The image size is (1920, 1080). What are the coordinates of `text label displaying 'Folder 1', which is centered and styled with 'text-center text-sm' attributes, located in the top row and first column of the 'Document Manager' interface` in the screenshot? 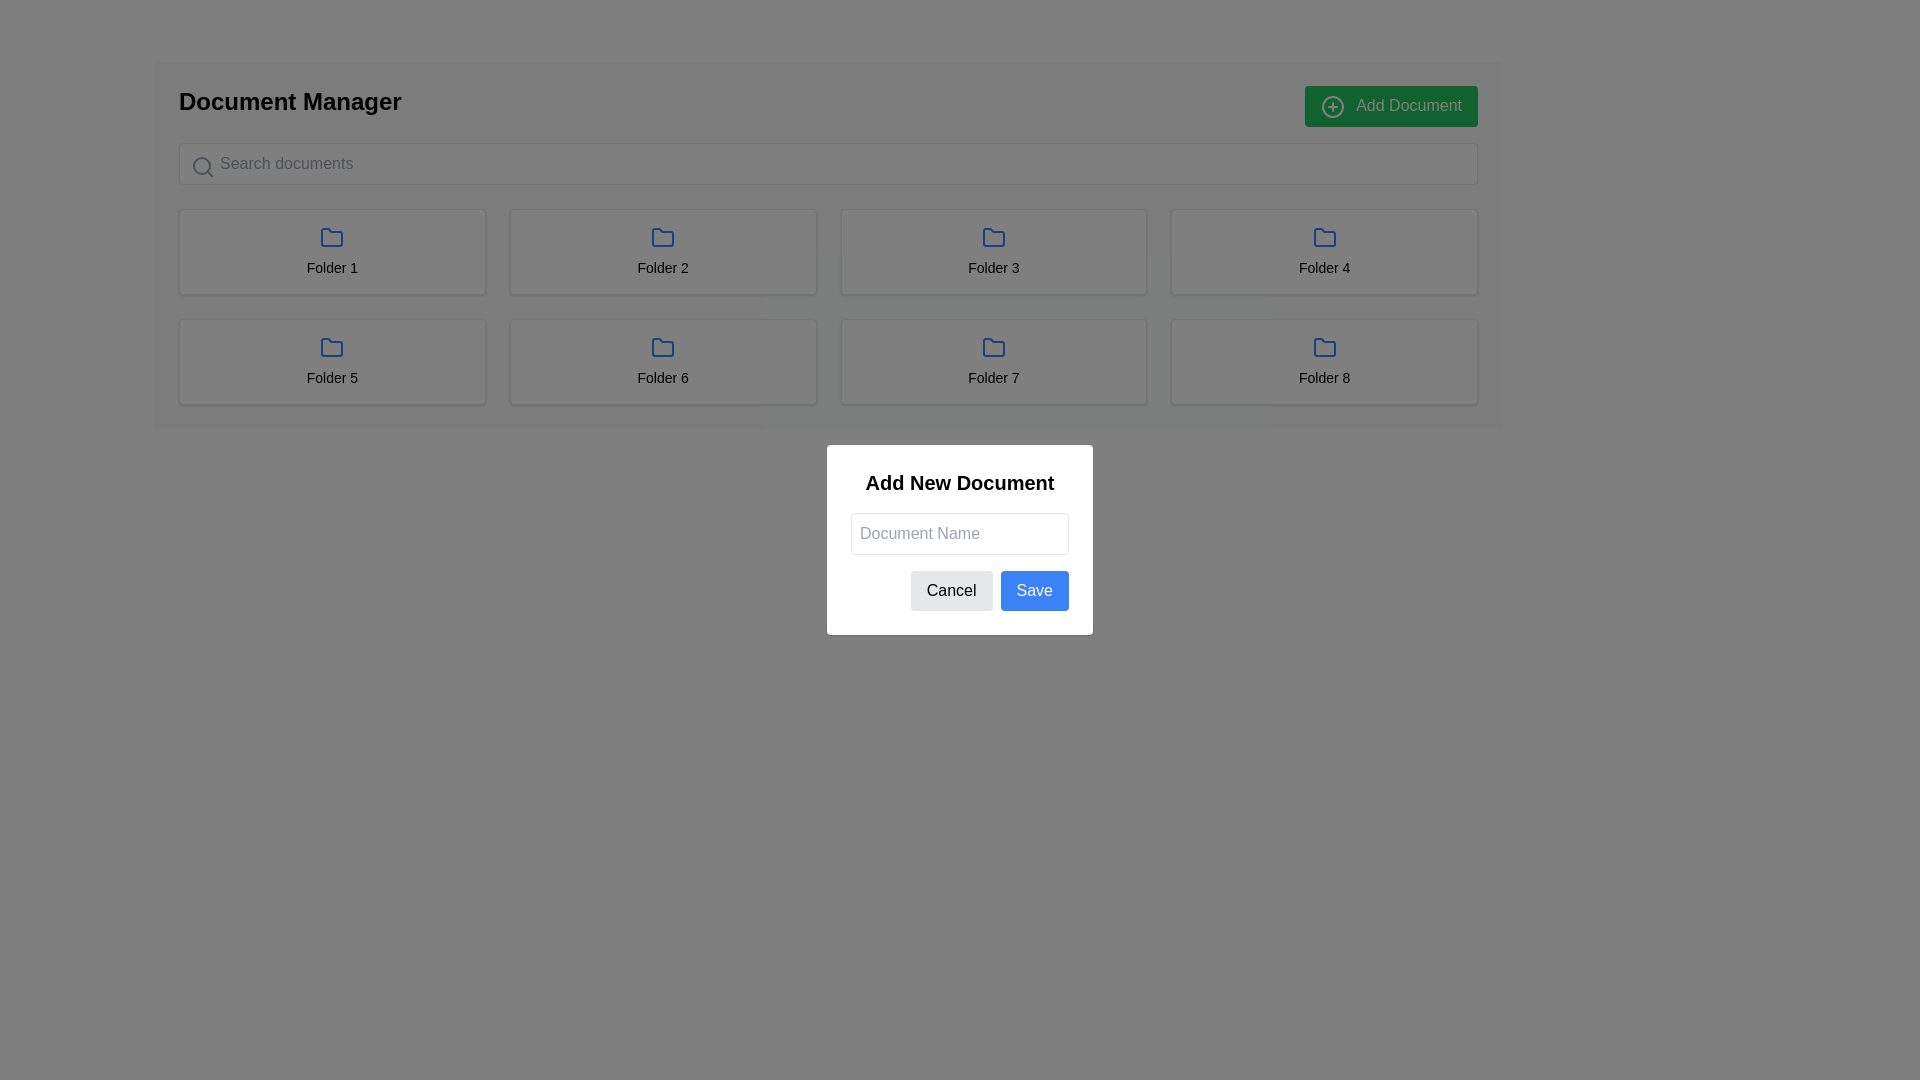 It's located at (332, 266).